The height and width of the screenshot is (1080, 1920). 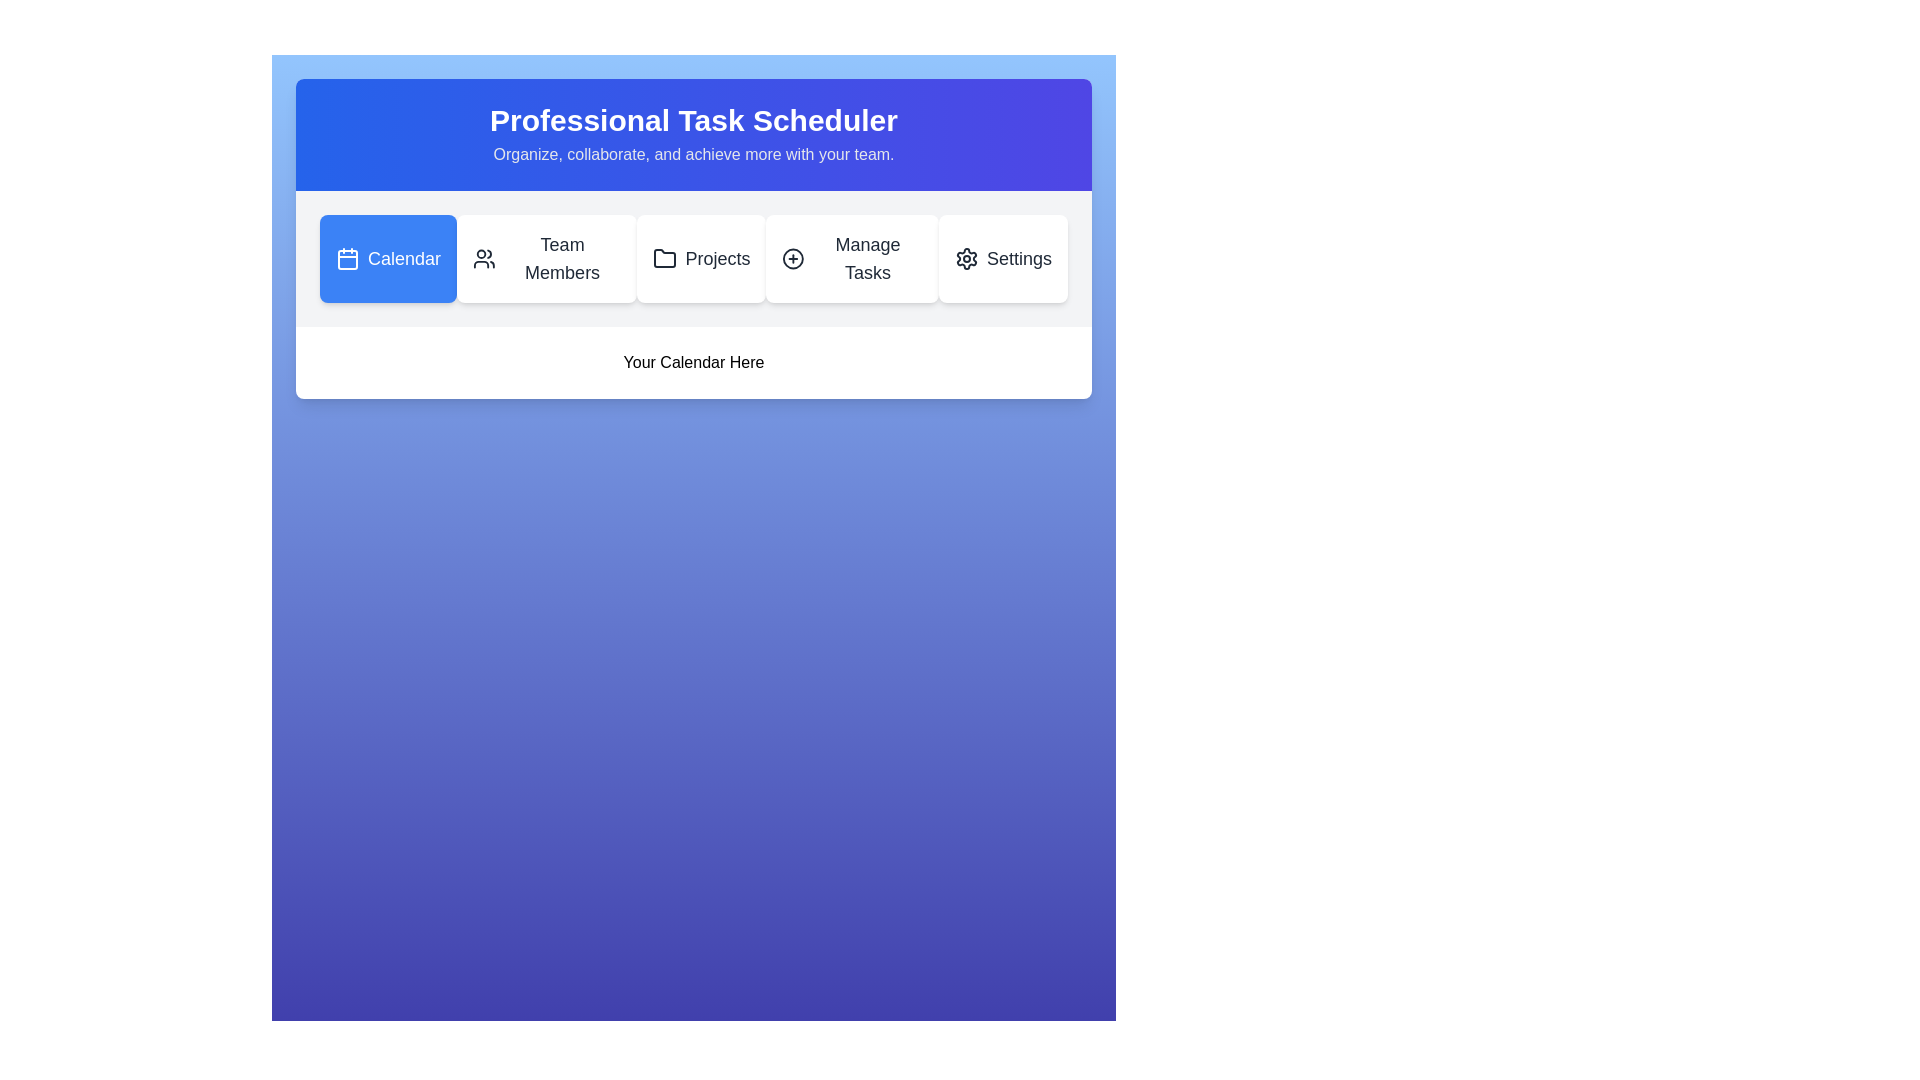 What do you see at coordinates (347, 257) in the screenshot?
I see `the small, minimalist calendar icon located to the left of the 'Calendar' text in the first button of the navigation bar, which features a blue fill color and a rectangular outline` at bounding box center [347, 257].